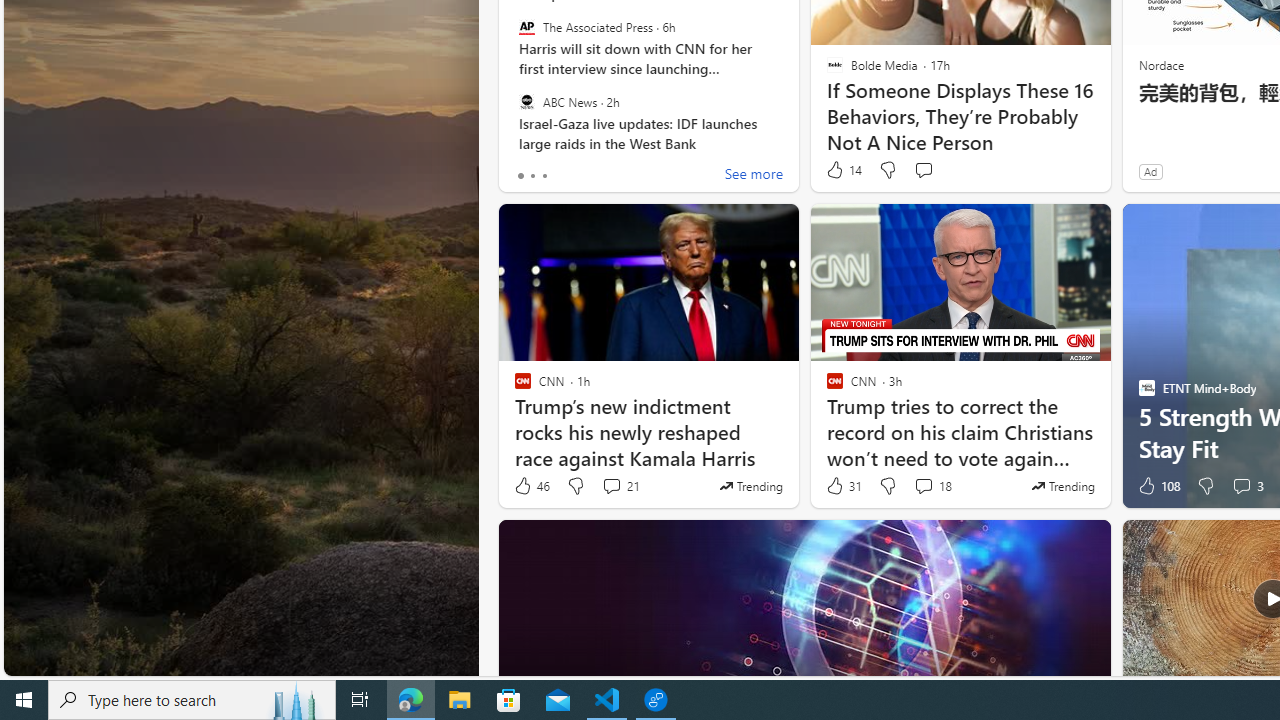  I want to click on 'Ad', so click(1150, 170).